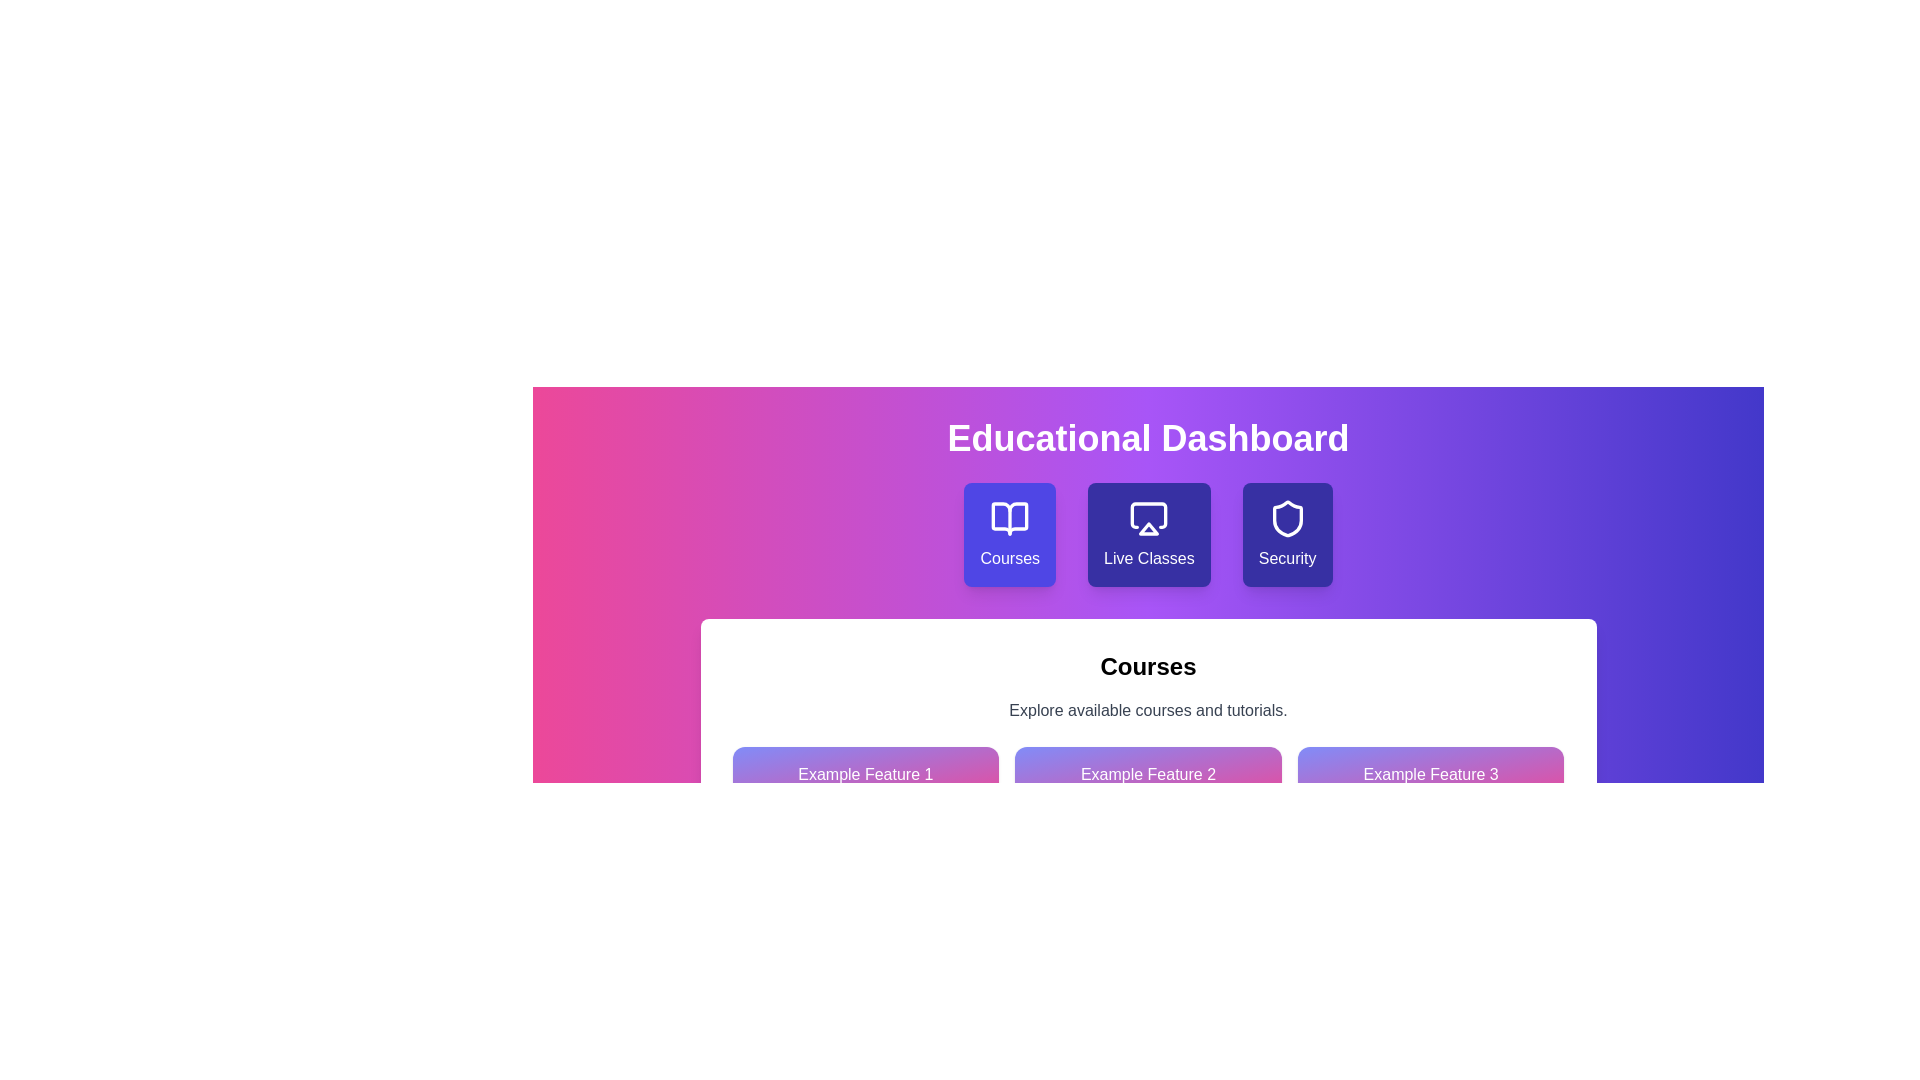  Describe the element at coordinates (1287, 534) in the screenshot. I see `the Security tab` at that location.